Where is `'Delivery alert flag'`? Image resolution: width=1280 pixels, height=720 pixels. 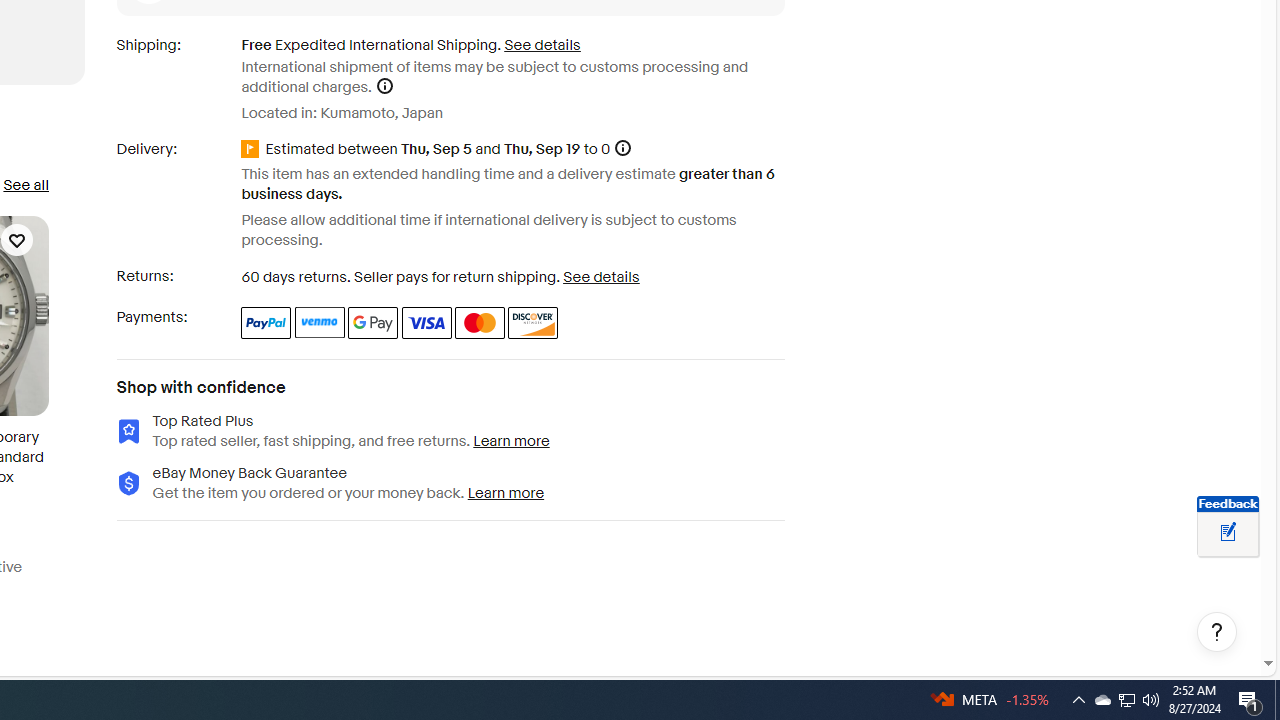 'Delivery alert flag' is located at coordinates (252, 148).